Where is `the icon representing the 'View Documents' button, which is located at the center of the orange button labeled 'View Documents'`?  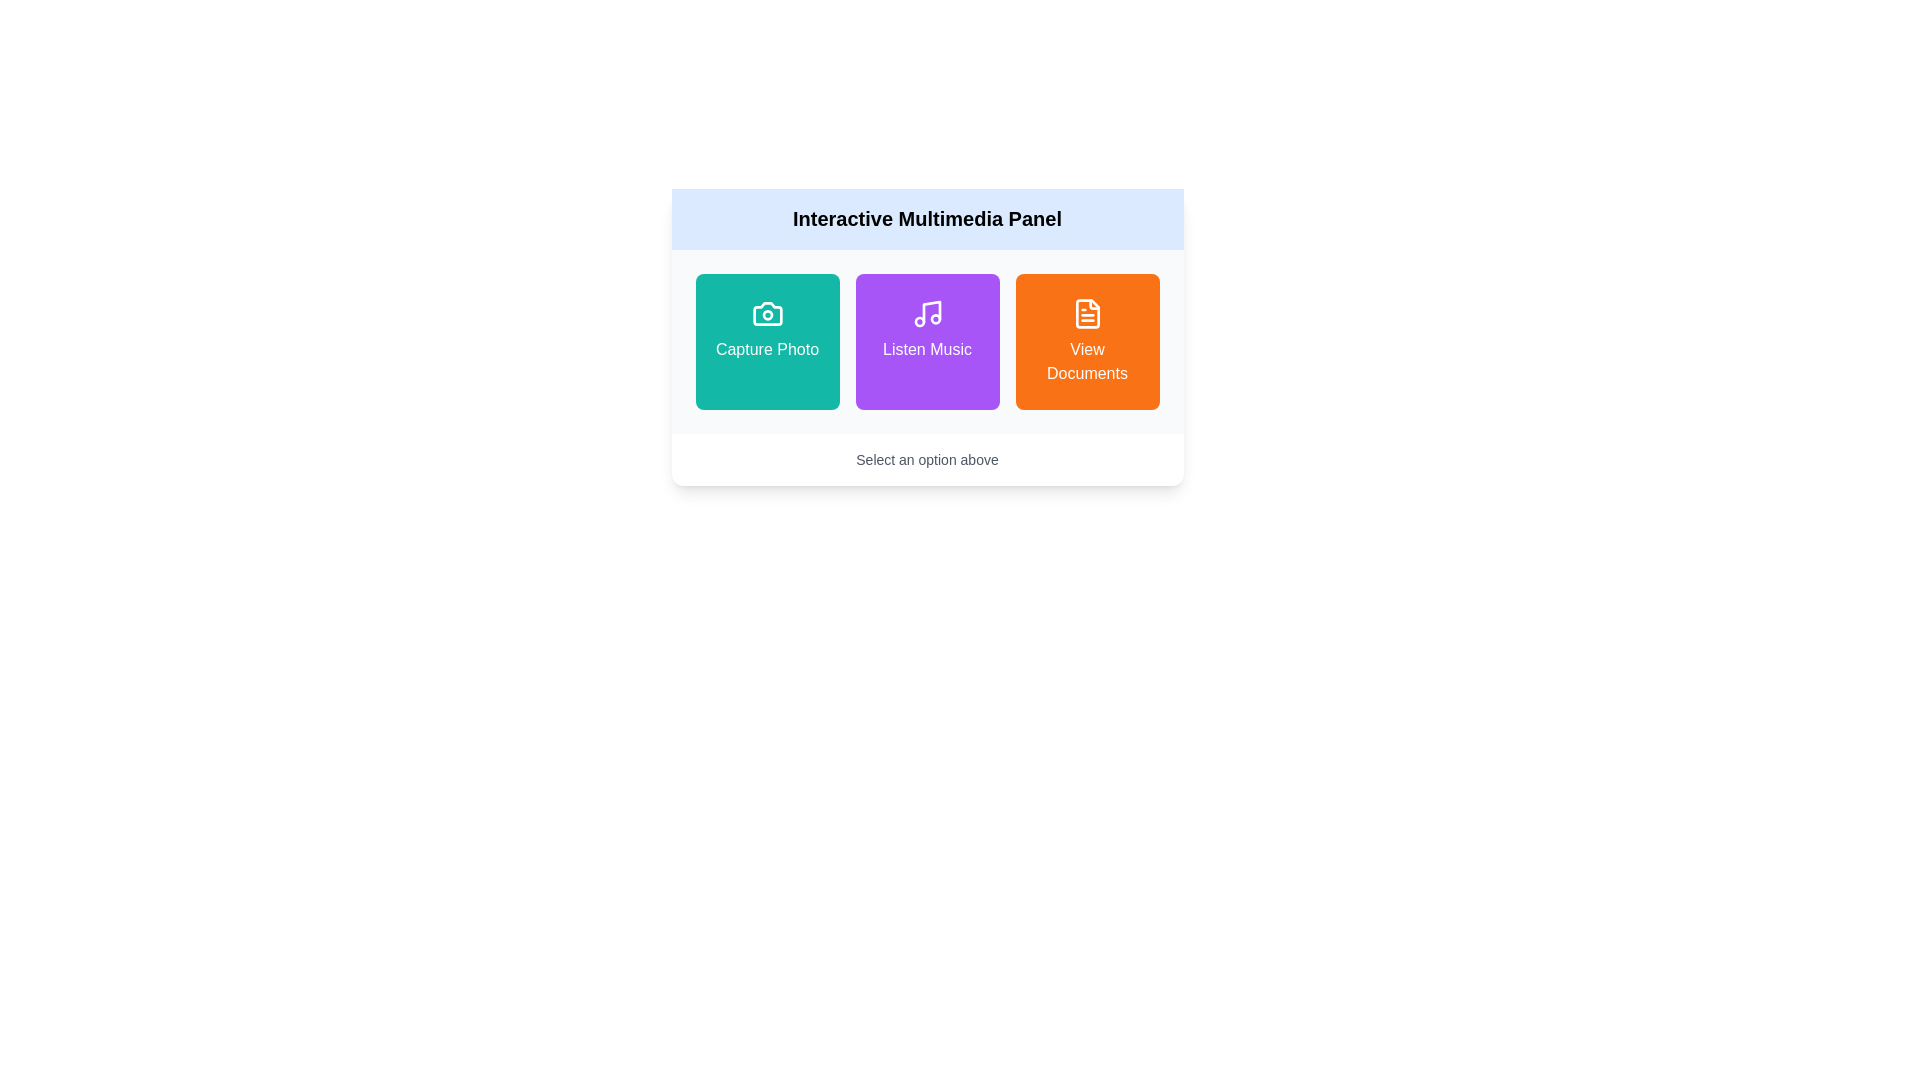 the icon representing the 'View Documents' button, which is located at the center of the orange button labeled 'View Documents' is located at coordinates (1086, 313).